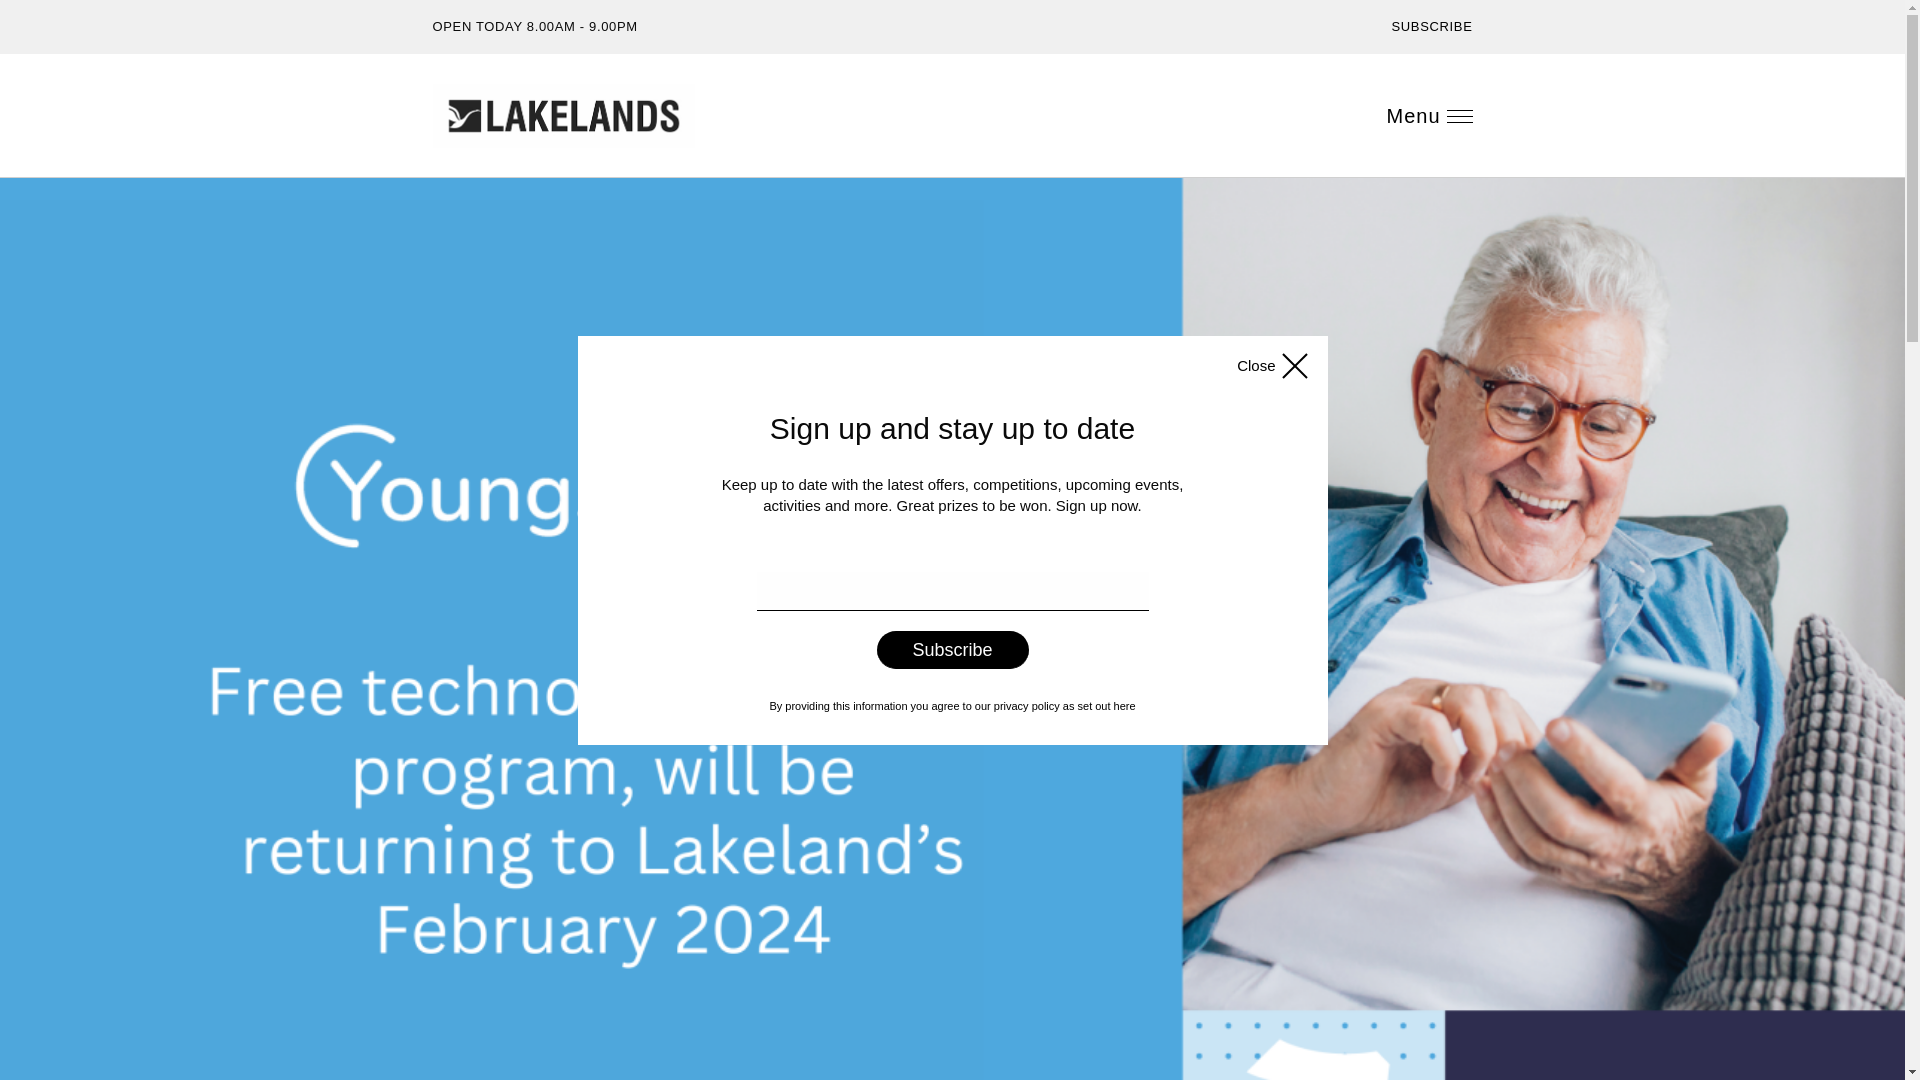 The image size is (1920, 1080). Describe the element at coordinates (1428, 116) in the screenshot. I see `'Menu'` at that location.